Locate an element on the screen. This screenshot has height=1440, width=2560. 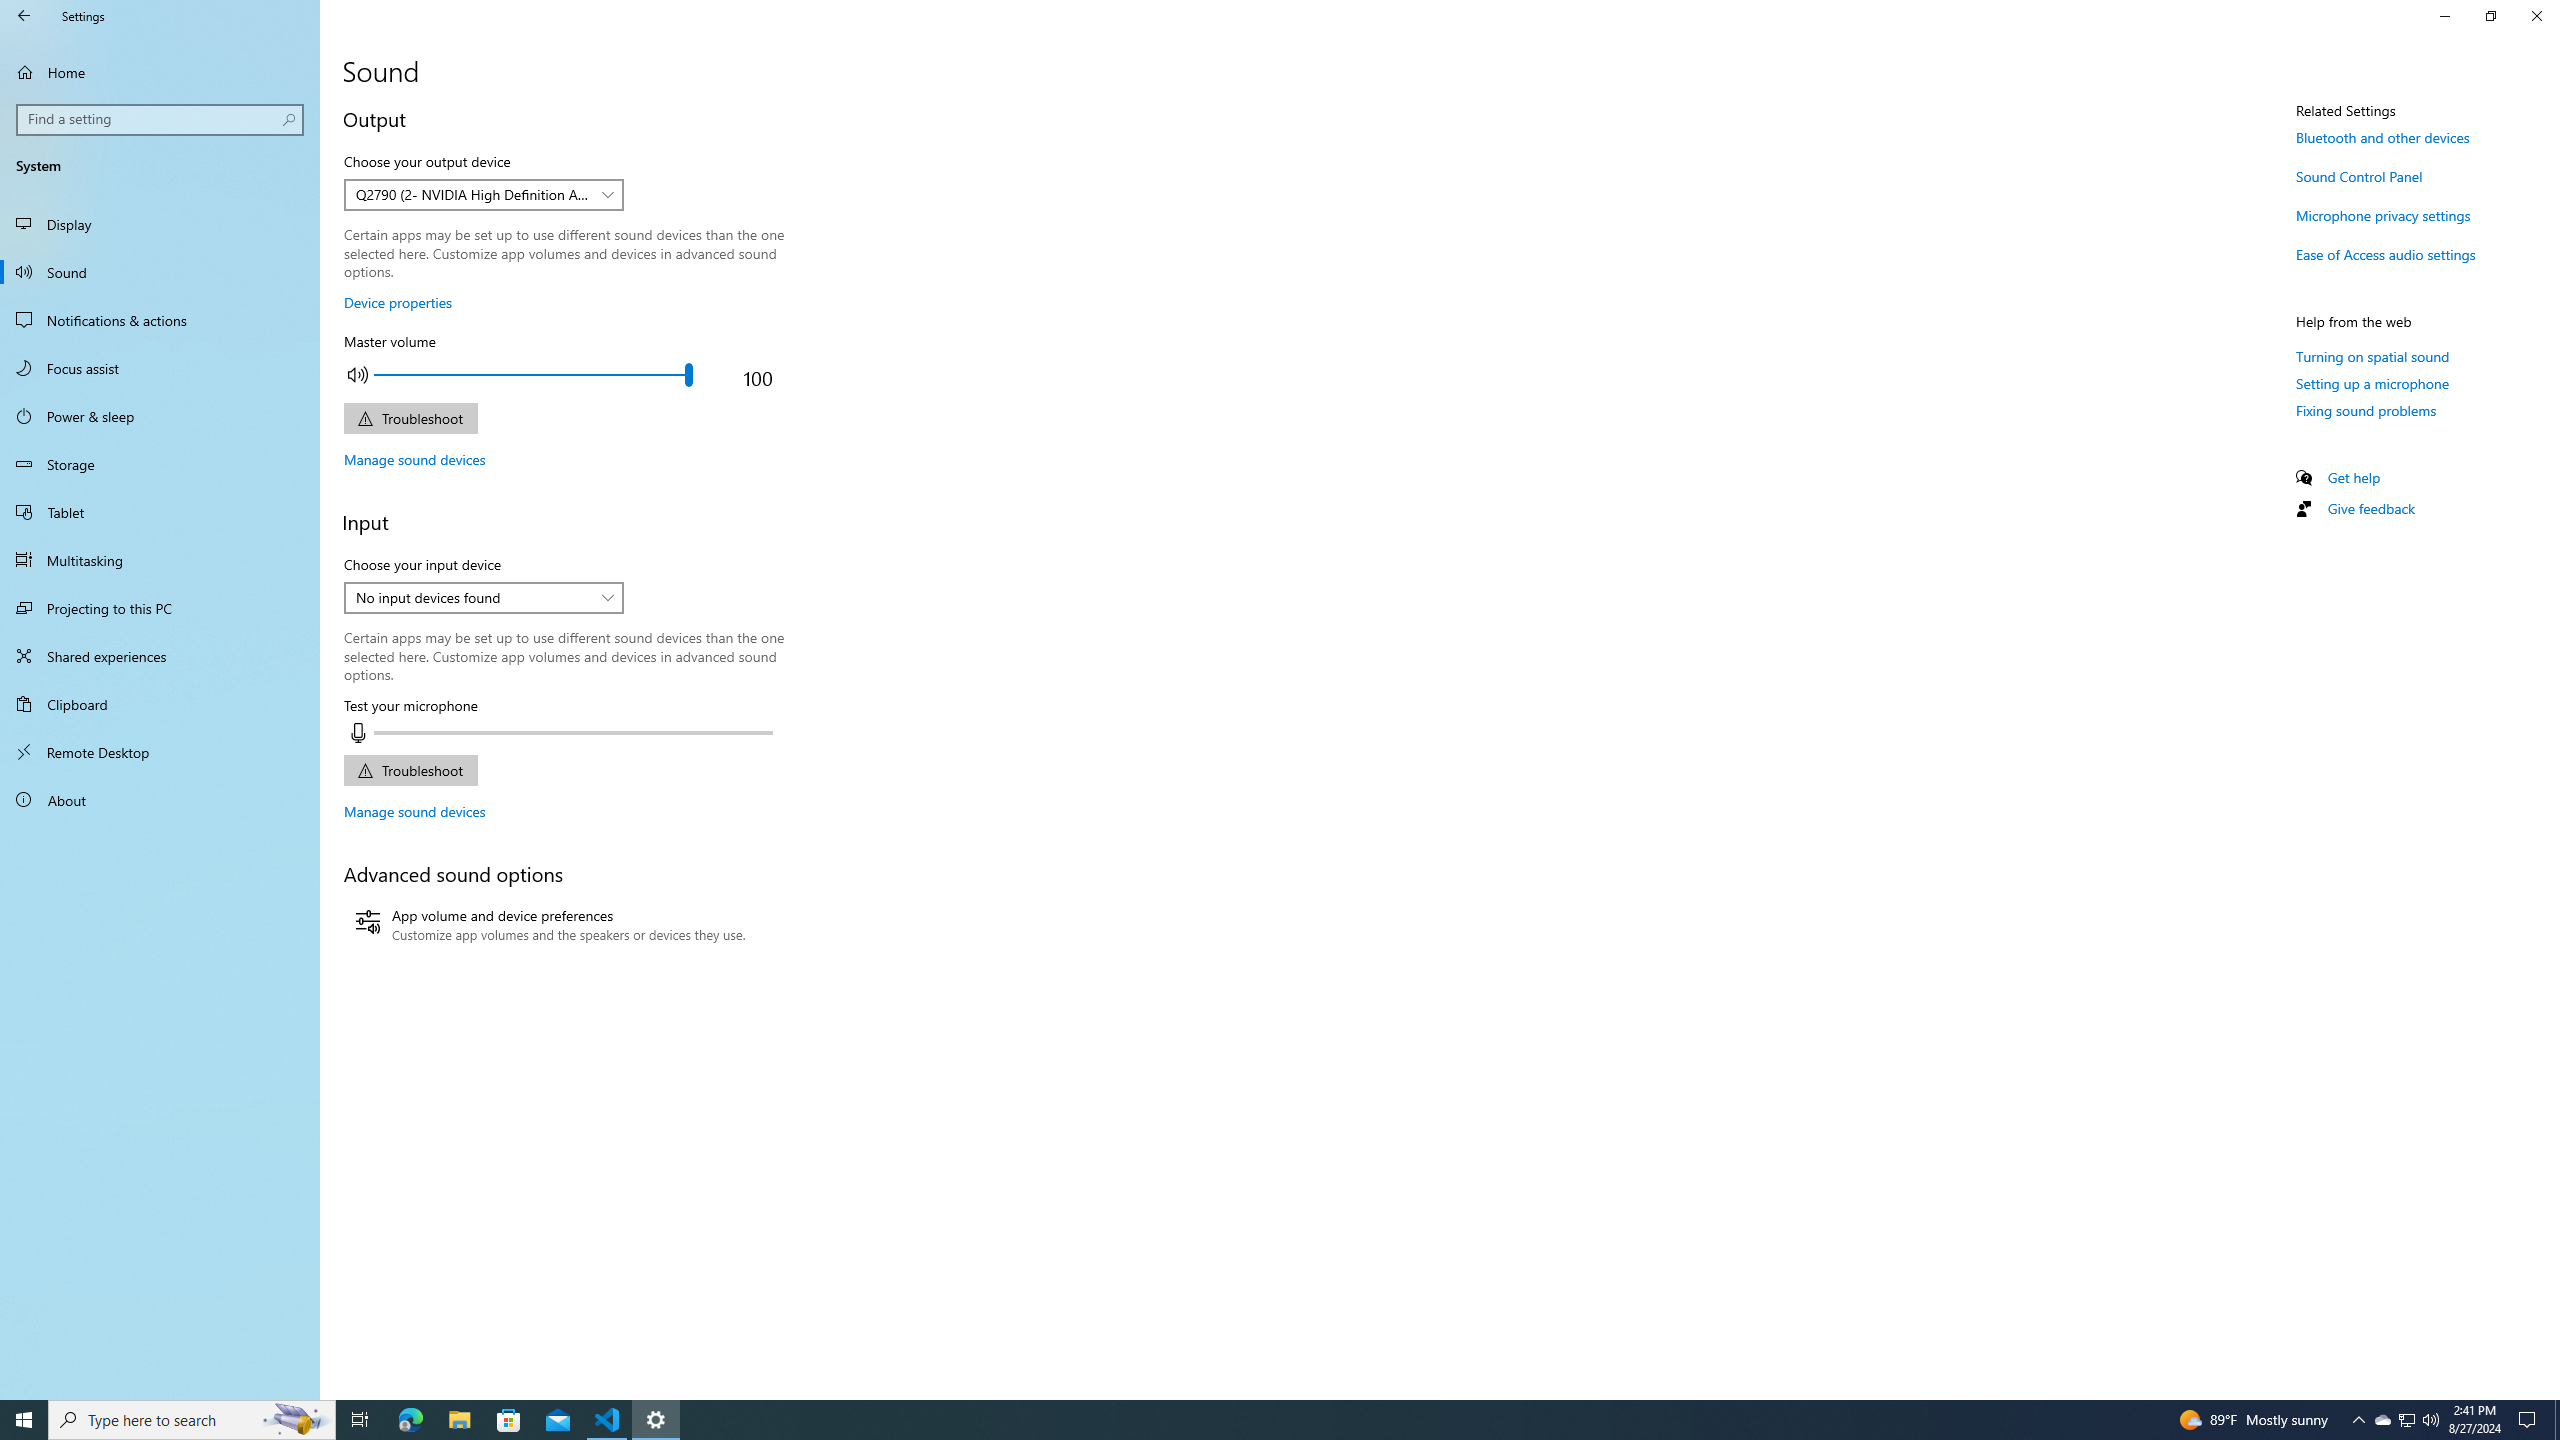
'Tablet' is located at coordinates (159, 510).